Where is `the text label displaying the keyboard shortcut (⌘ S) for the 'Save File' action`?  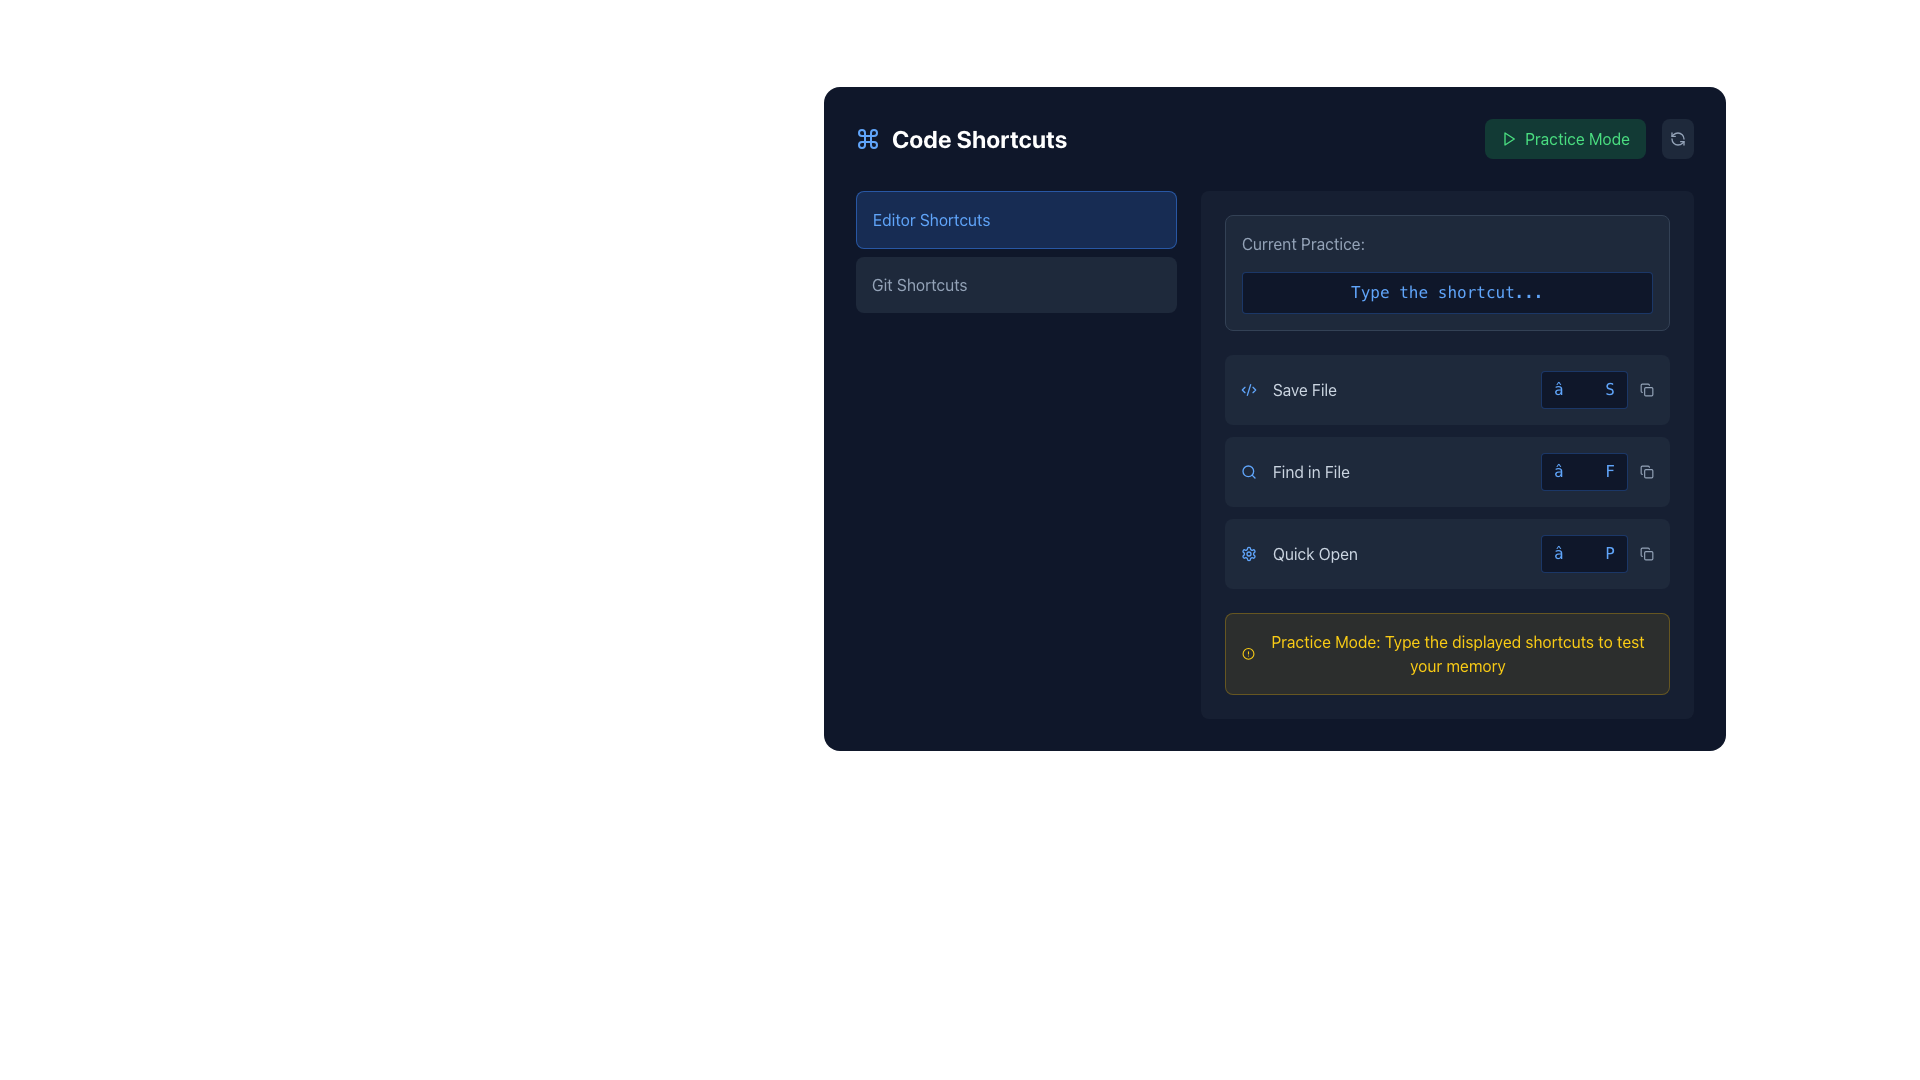 the text label displaying the keyboard shortcut (⌘ S) for the 'Save File' action is located at coordinates (1596, 389).